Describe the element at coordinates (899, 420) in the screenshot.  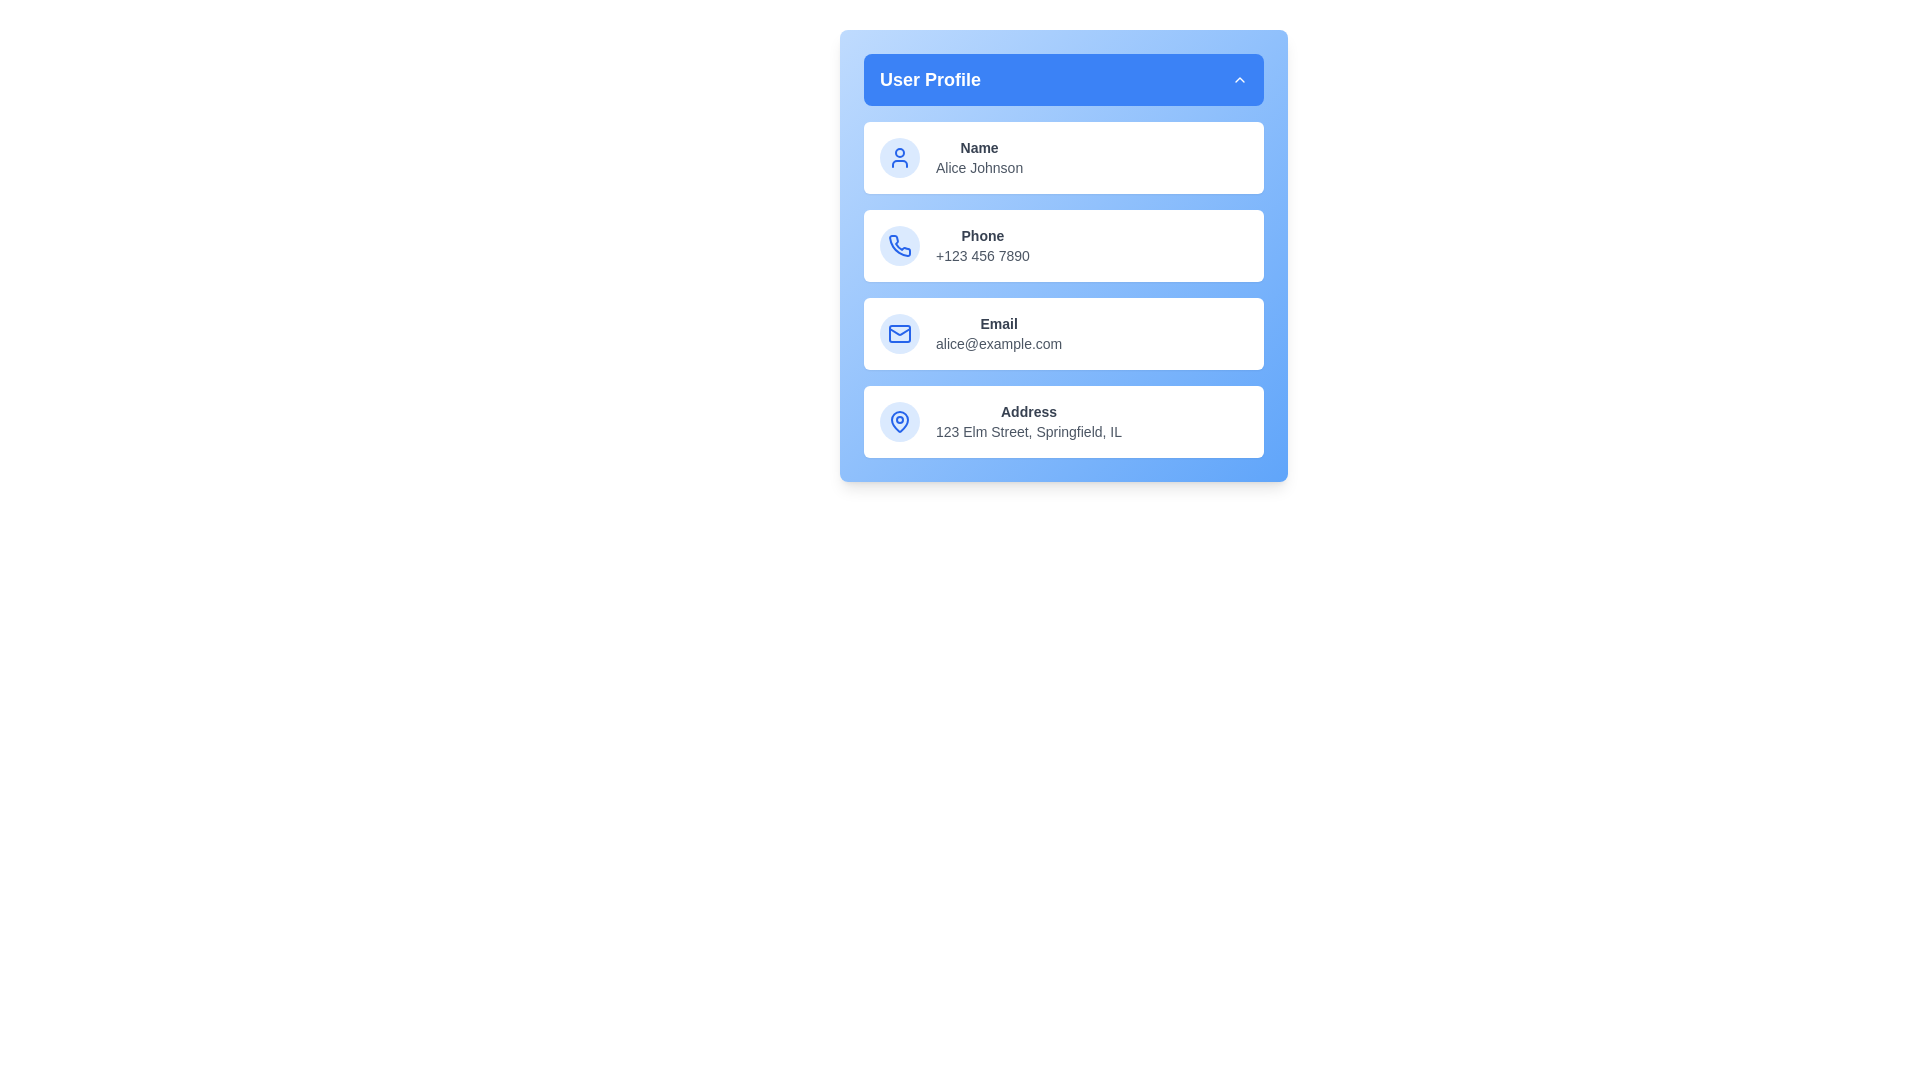
I see `the location icon in the left section of the 'Address' row, which is the fourth row of the profile card layout` at that location.